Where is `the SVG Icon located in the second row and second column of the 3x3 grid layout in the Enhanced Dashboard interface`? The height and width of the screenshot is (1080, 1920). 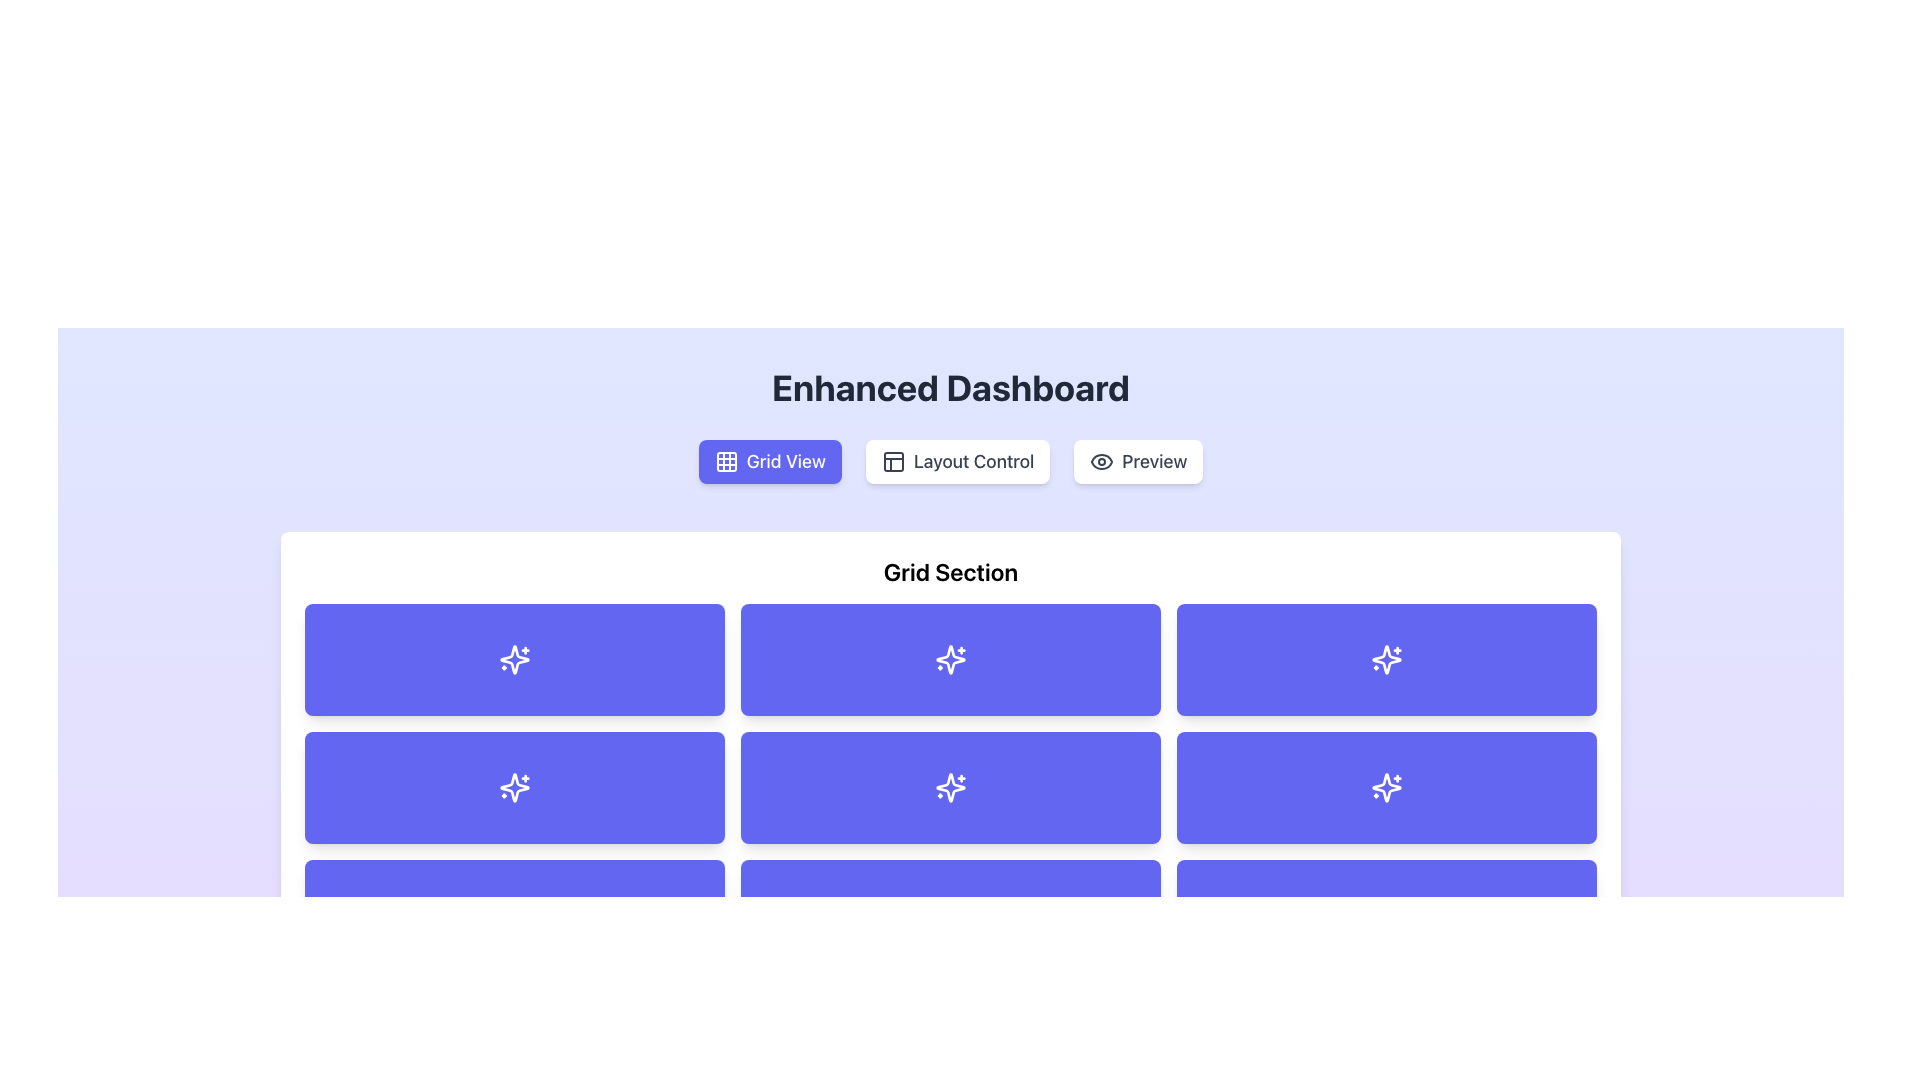
the SVG Icon located in the second row and second column of the 3x3 grid layout in the Enhanced Dashboard interface is located at coordinates (515, 786).